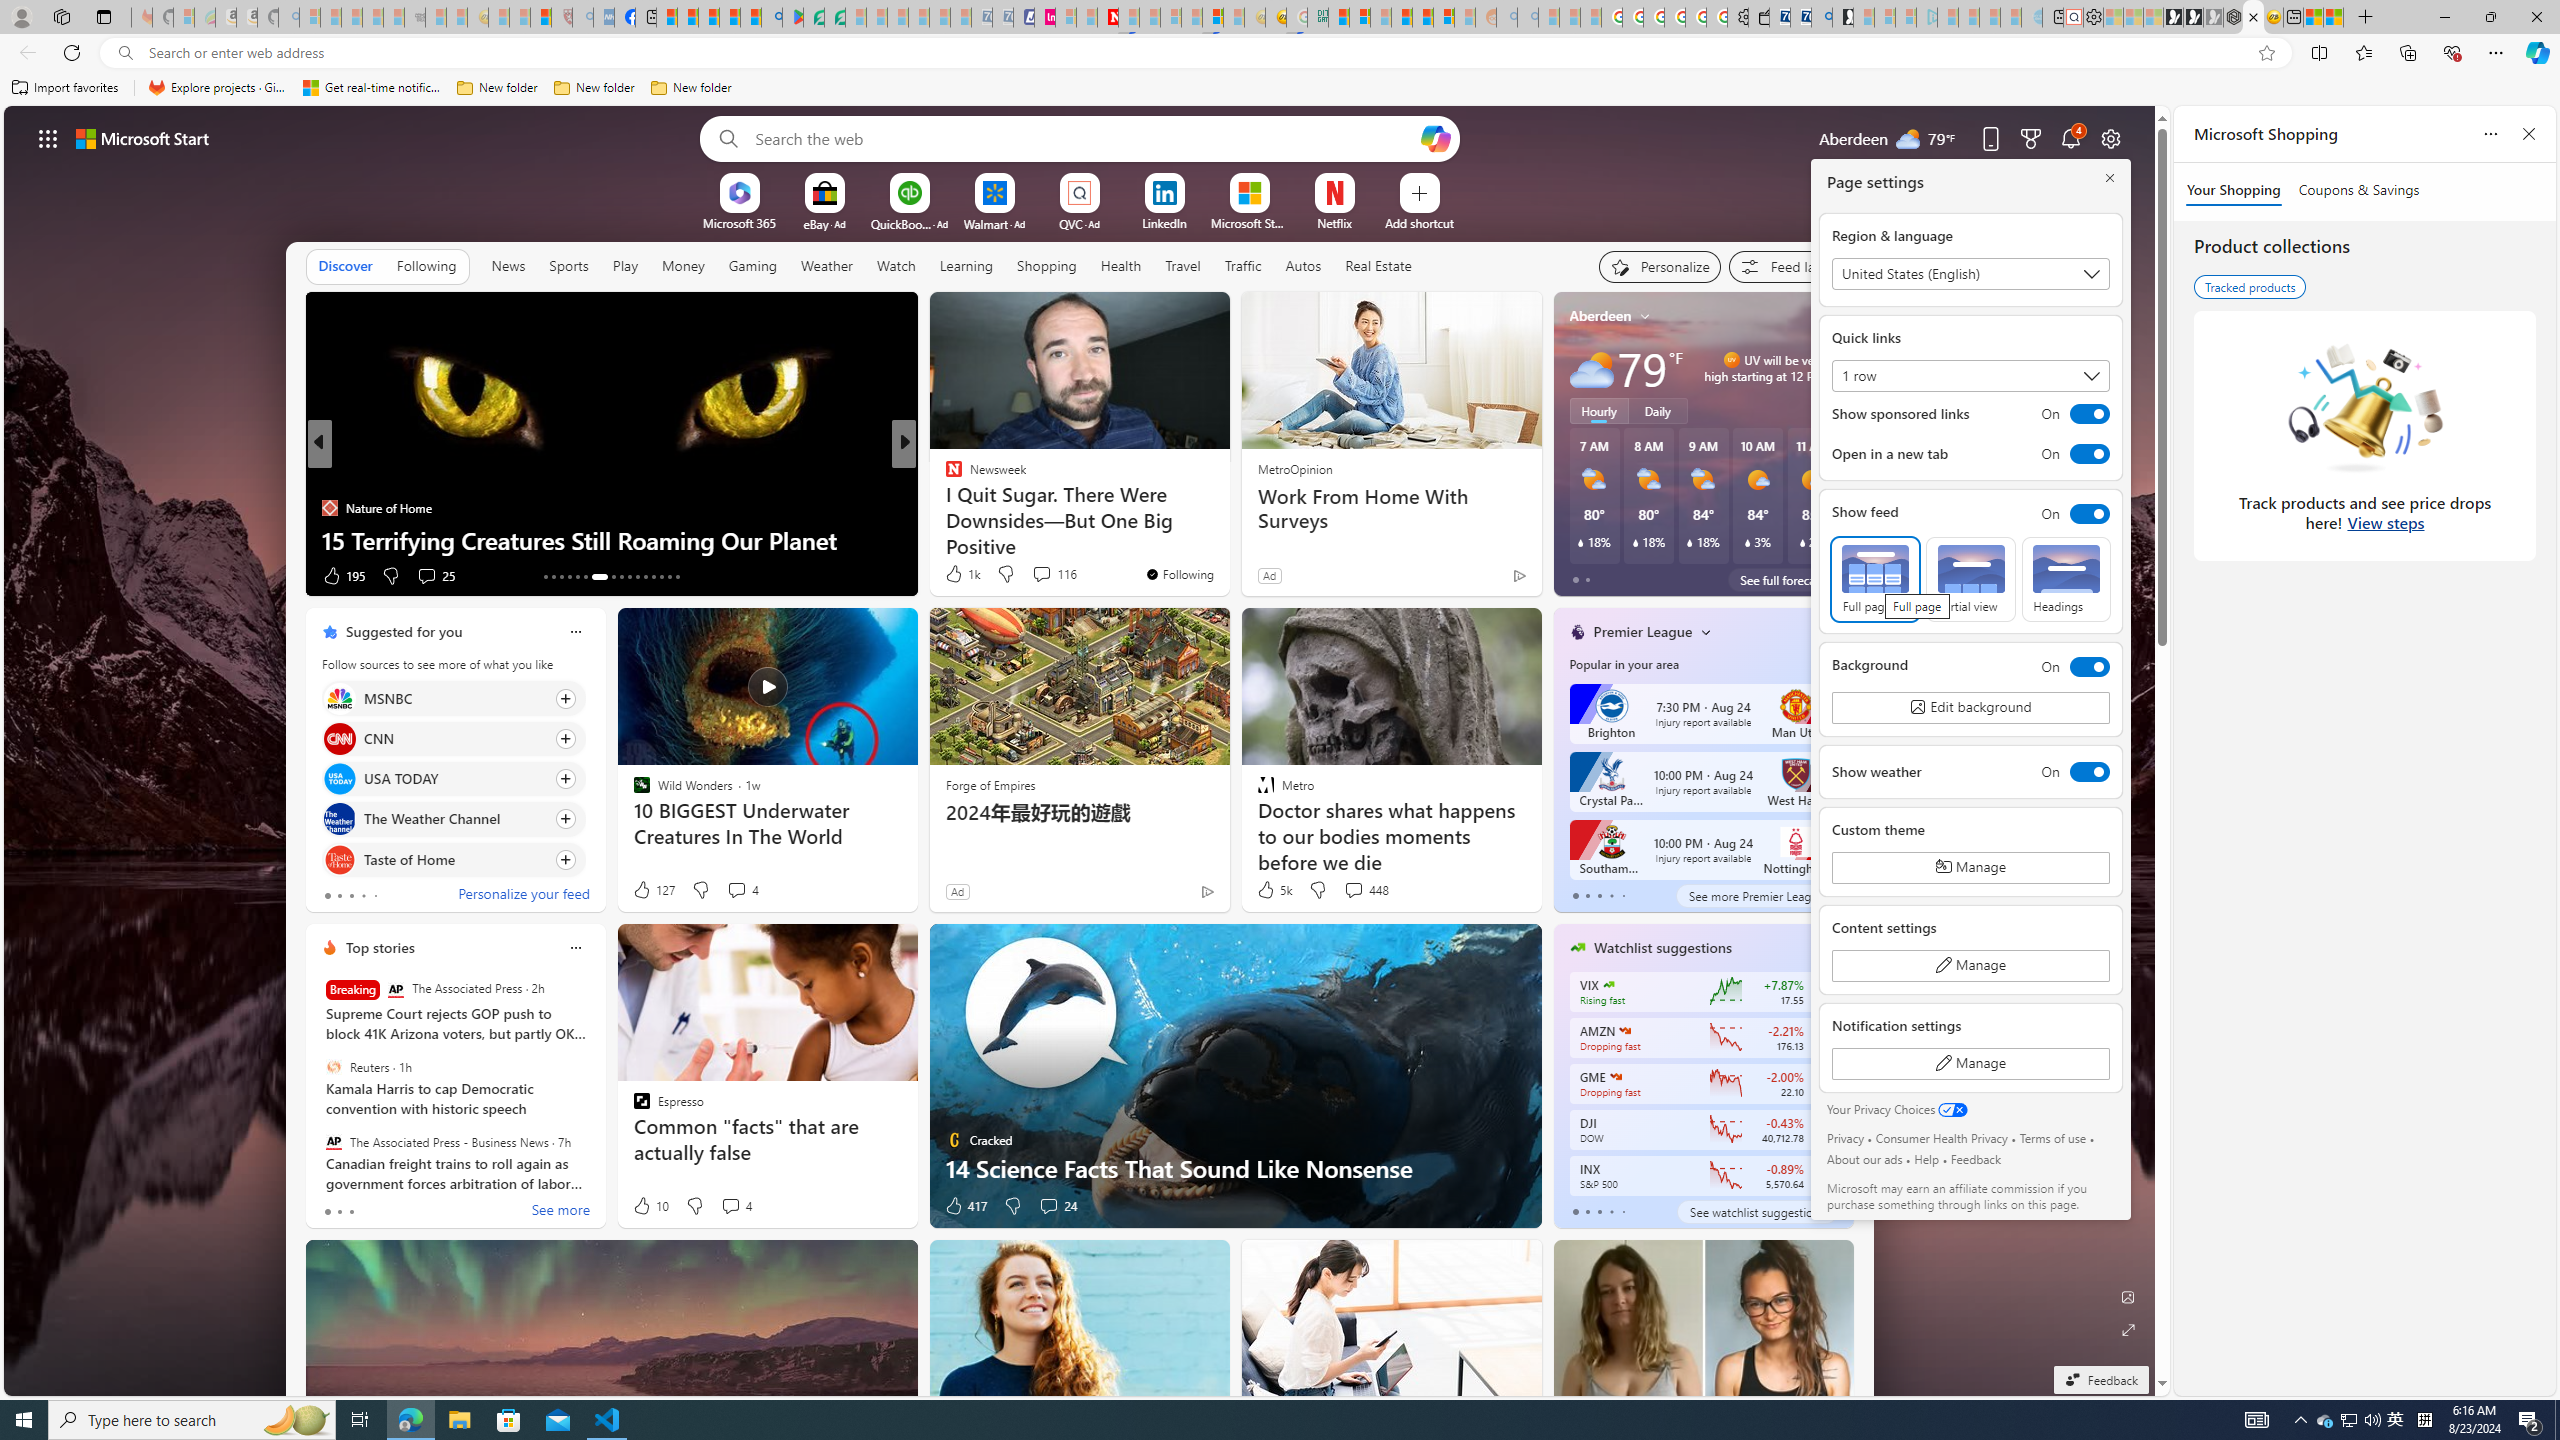  I want to click on 'Real Estate', so click(1377, 264).